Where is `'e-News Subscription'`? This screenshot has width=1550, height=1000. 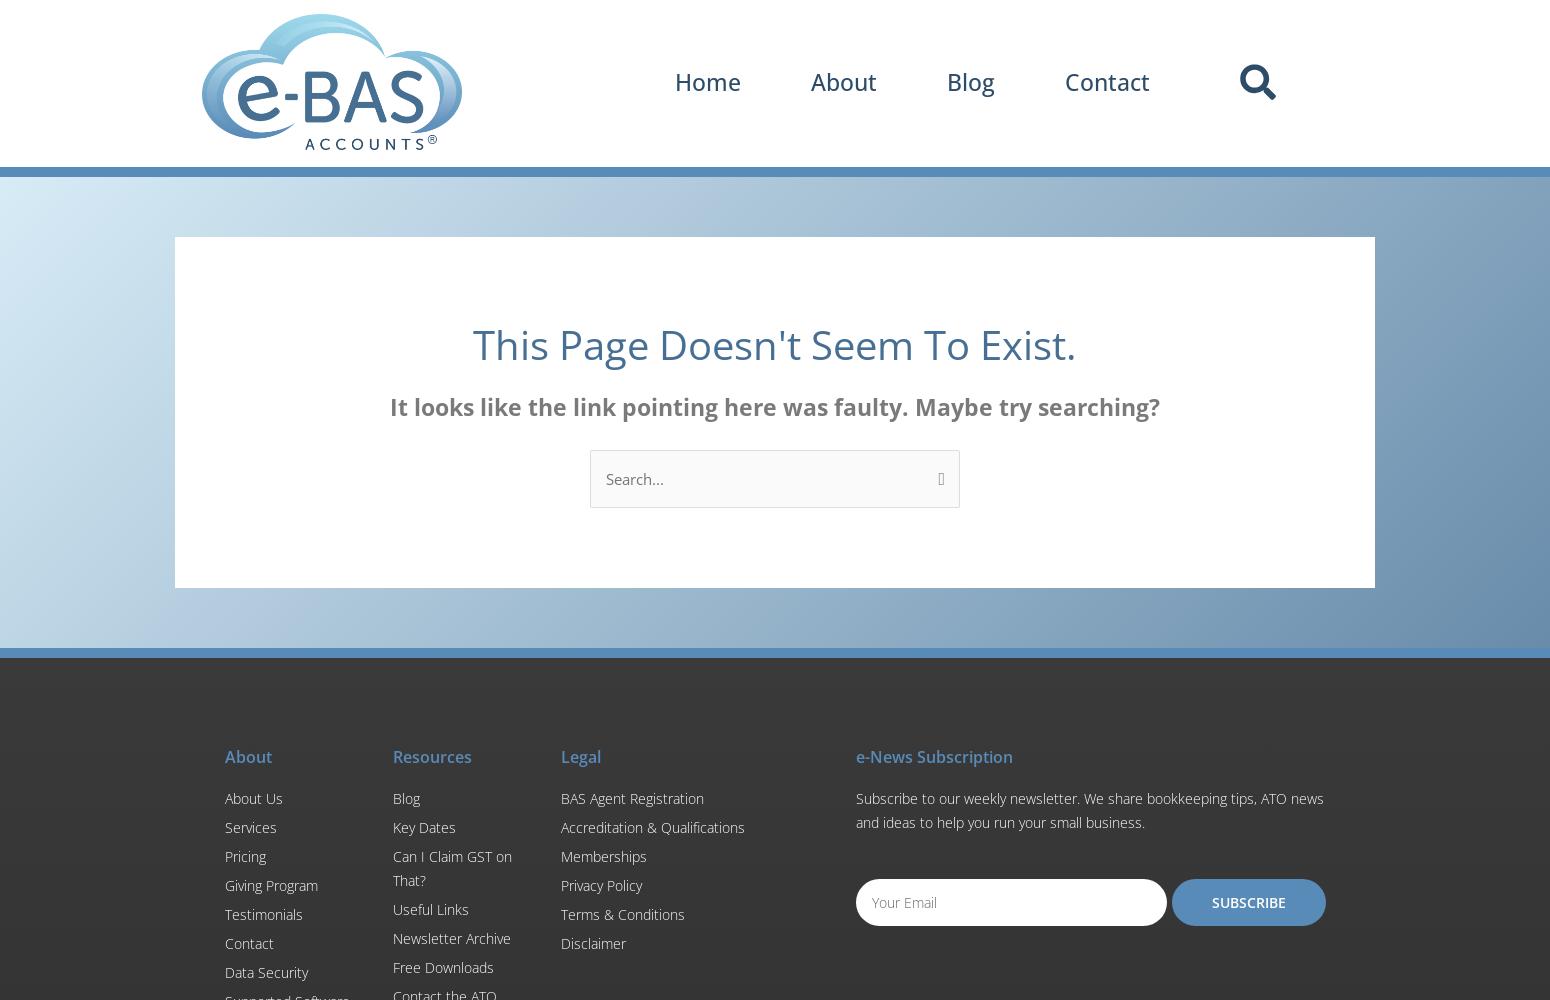
'e-News Subscription' is located at coordinates (854, 756).